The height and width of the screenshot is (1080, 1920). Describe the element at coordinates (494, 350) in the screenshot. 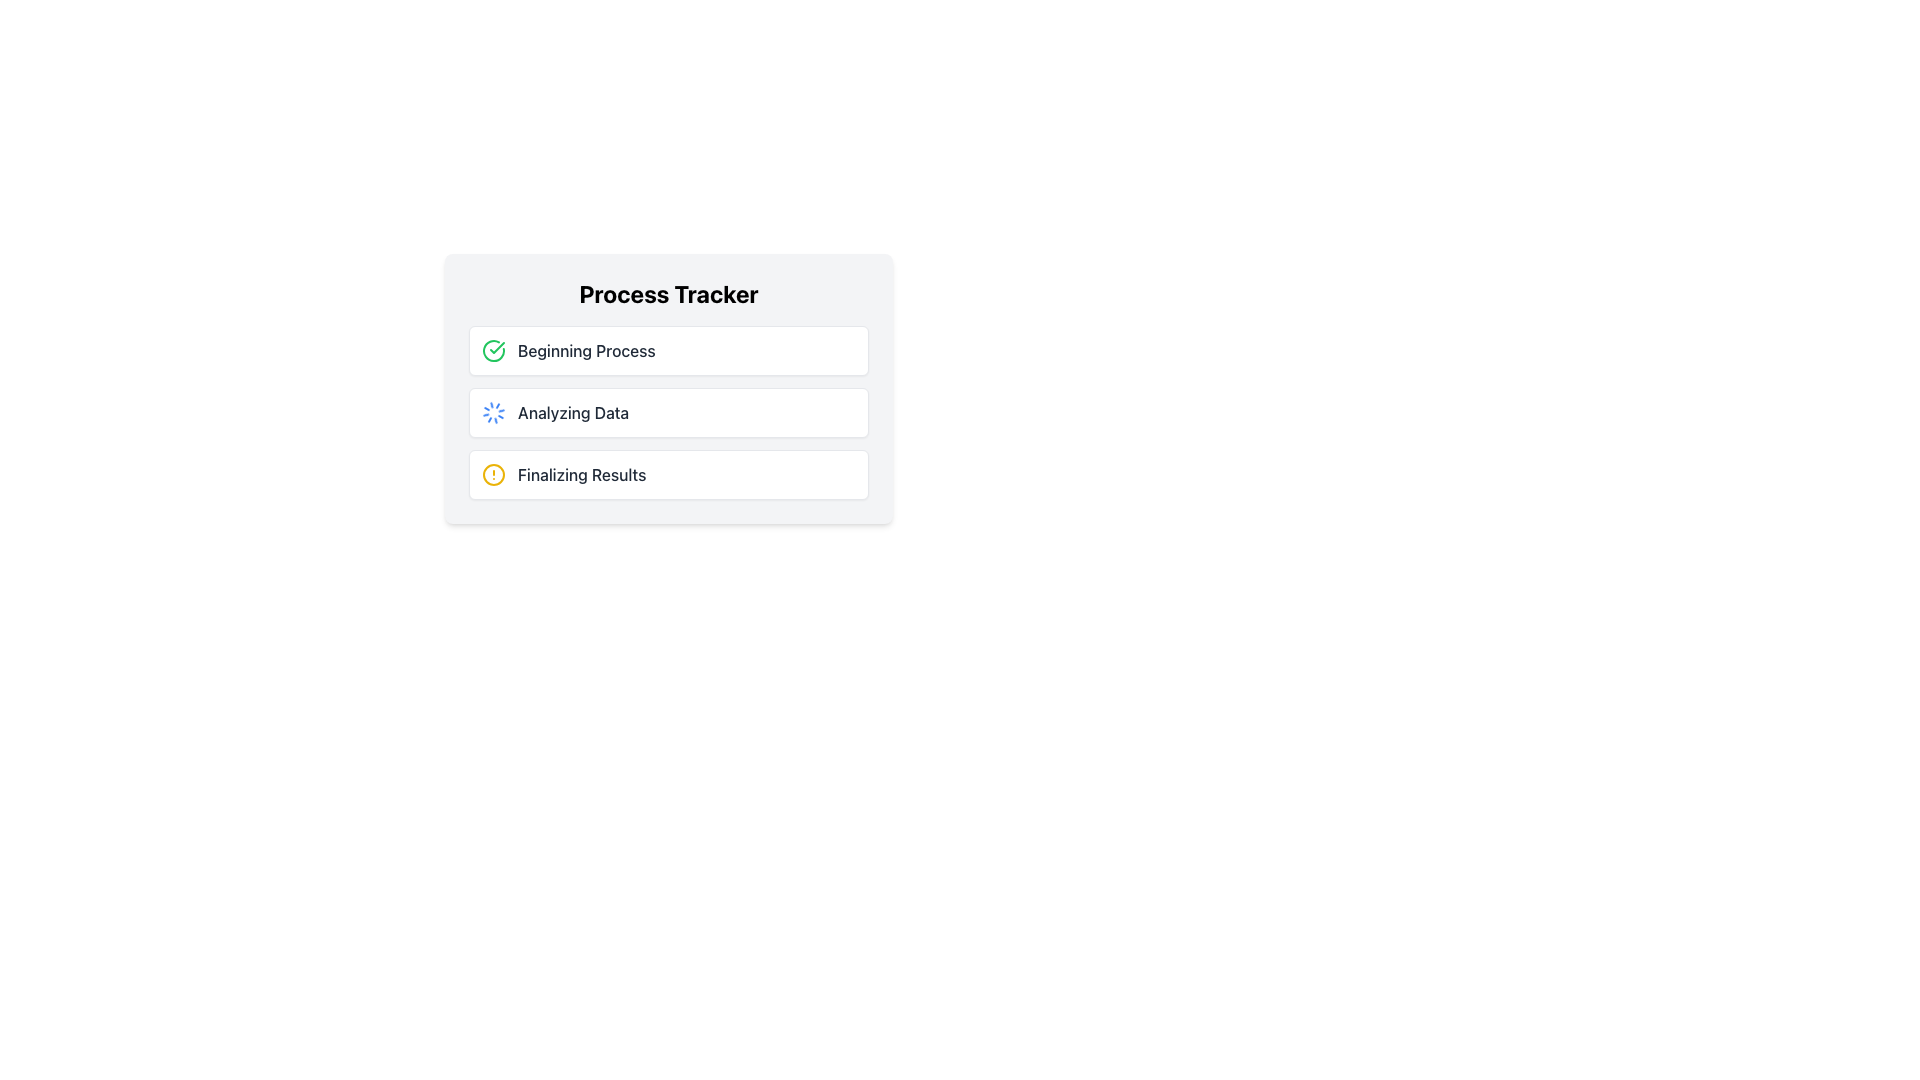

I see `the visual indicator icon that signifies the completion of the 'Beginning Process' step, located next to the 'Beginning Process' text label in the process tracking section` at that location.